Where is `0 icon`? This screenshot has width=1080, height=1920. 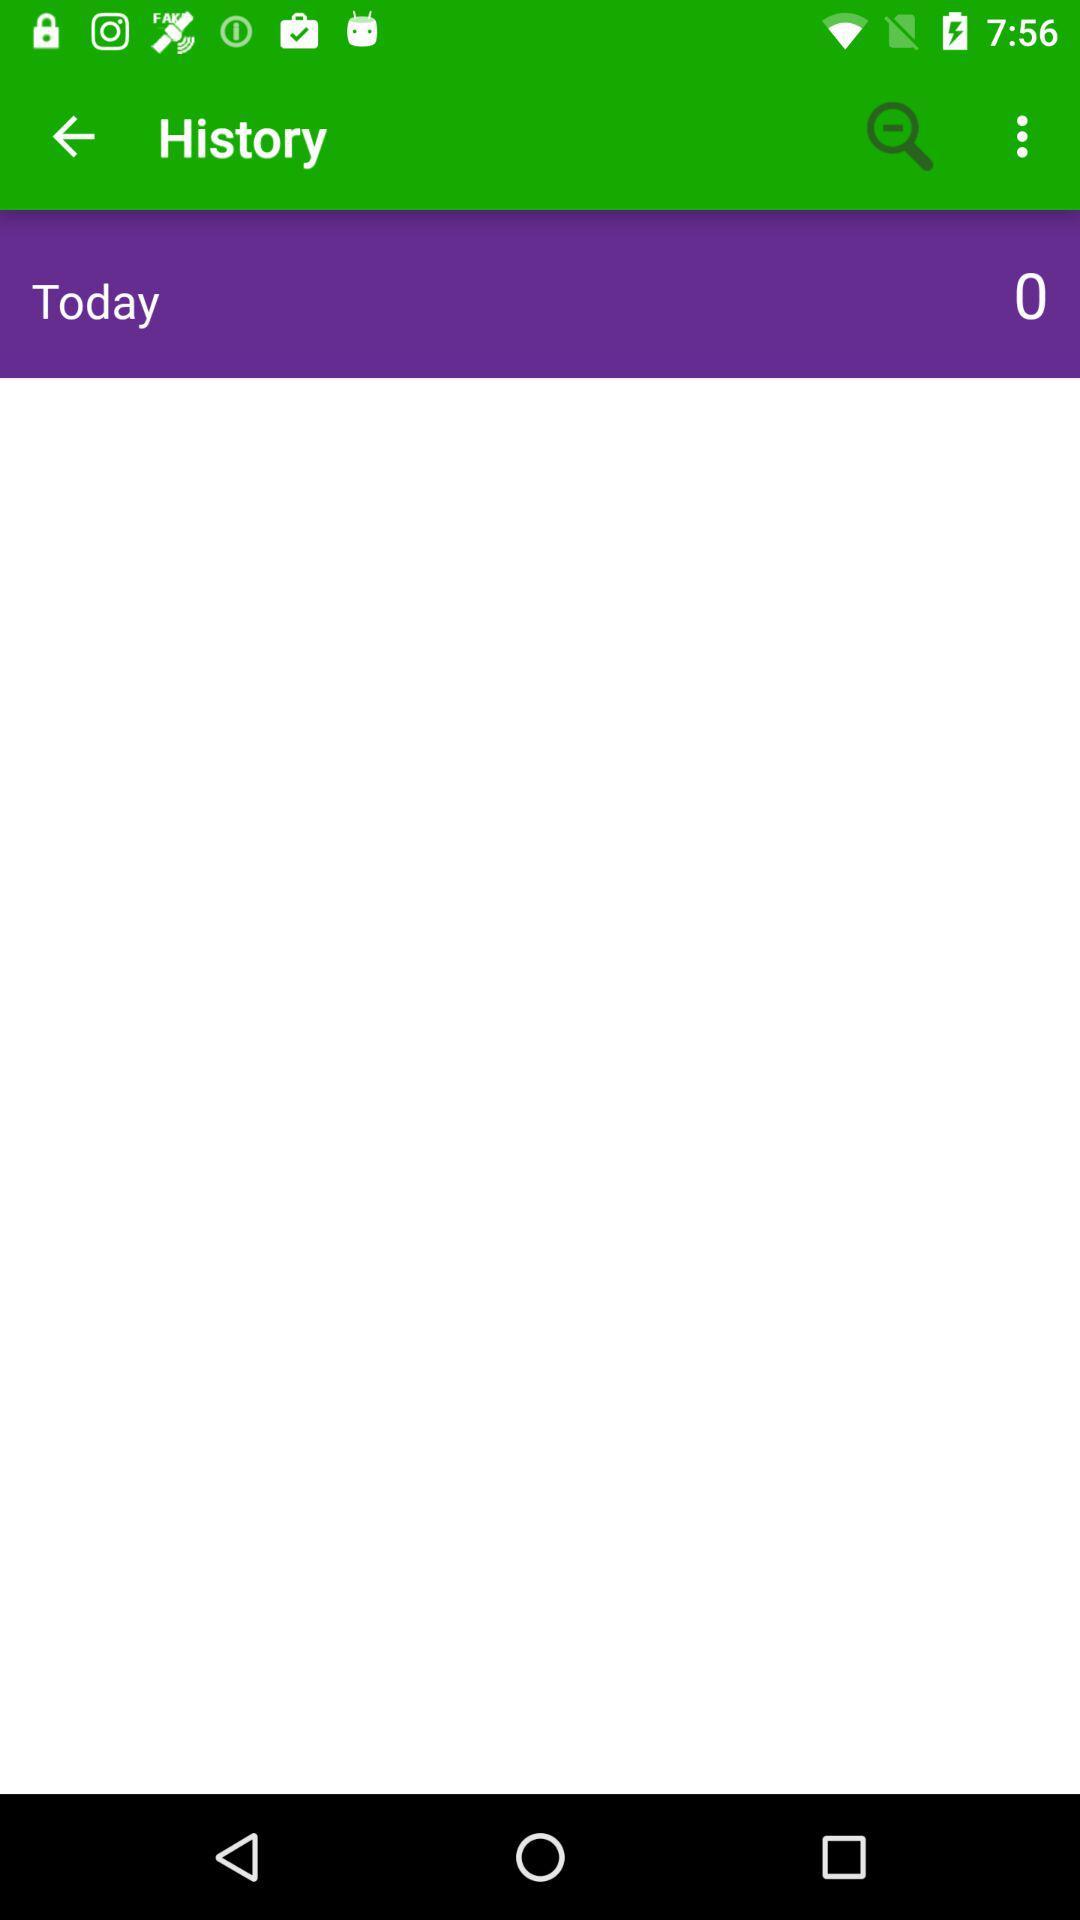 0 icon is located at coordinates (1025, 292).